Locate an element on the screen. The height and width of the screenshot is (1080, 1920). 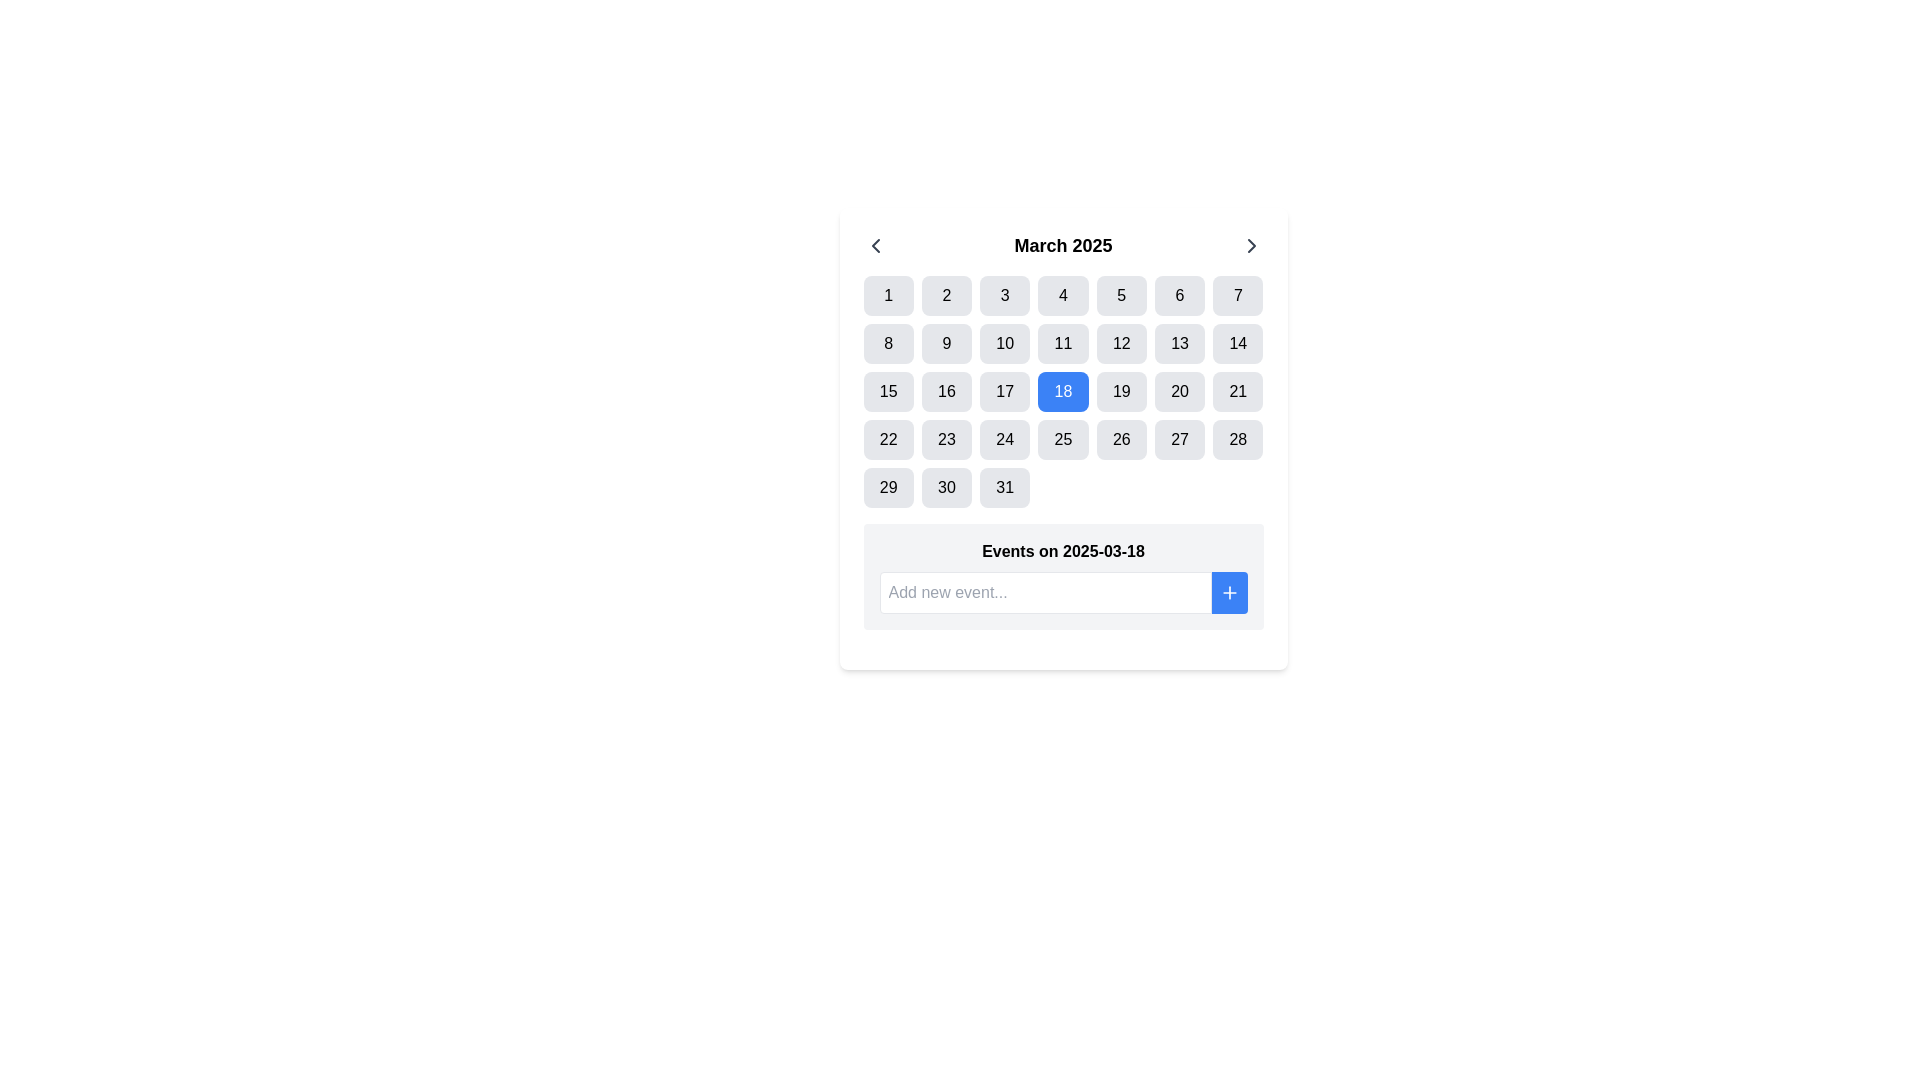
the small, rounded, rectangular button with a light gray background containing the numeral '2' is located at coordinates (945, 296).